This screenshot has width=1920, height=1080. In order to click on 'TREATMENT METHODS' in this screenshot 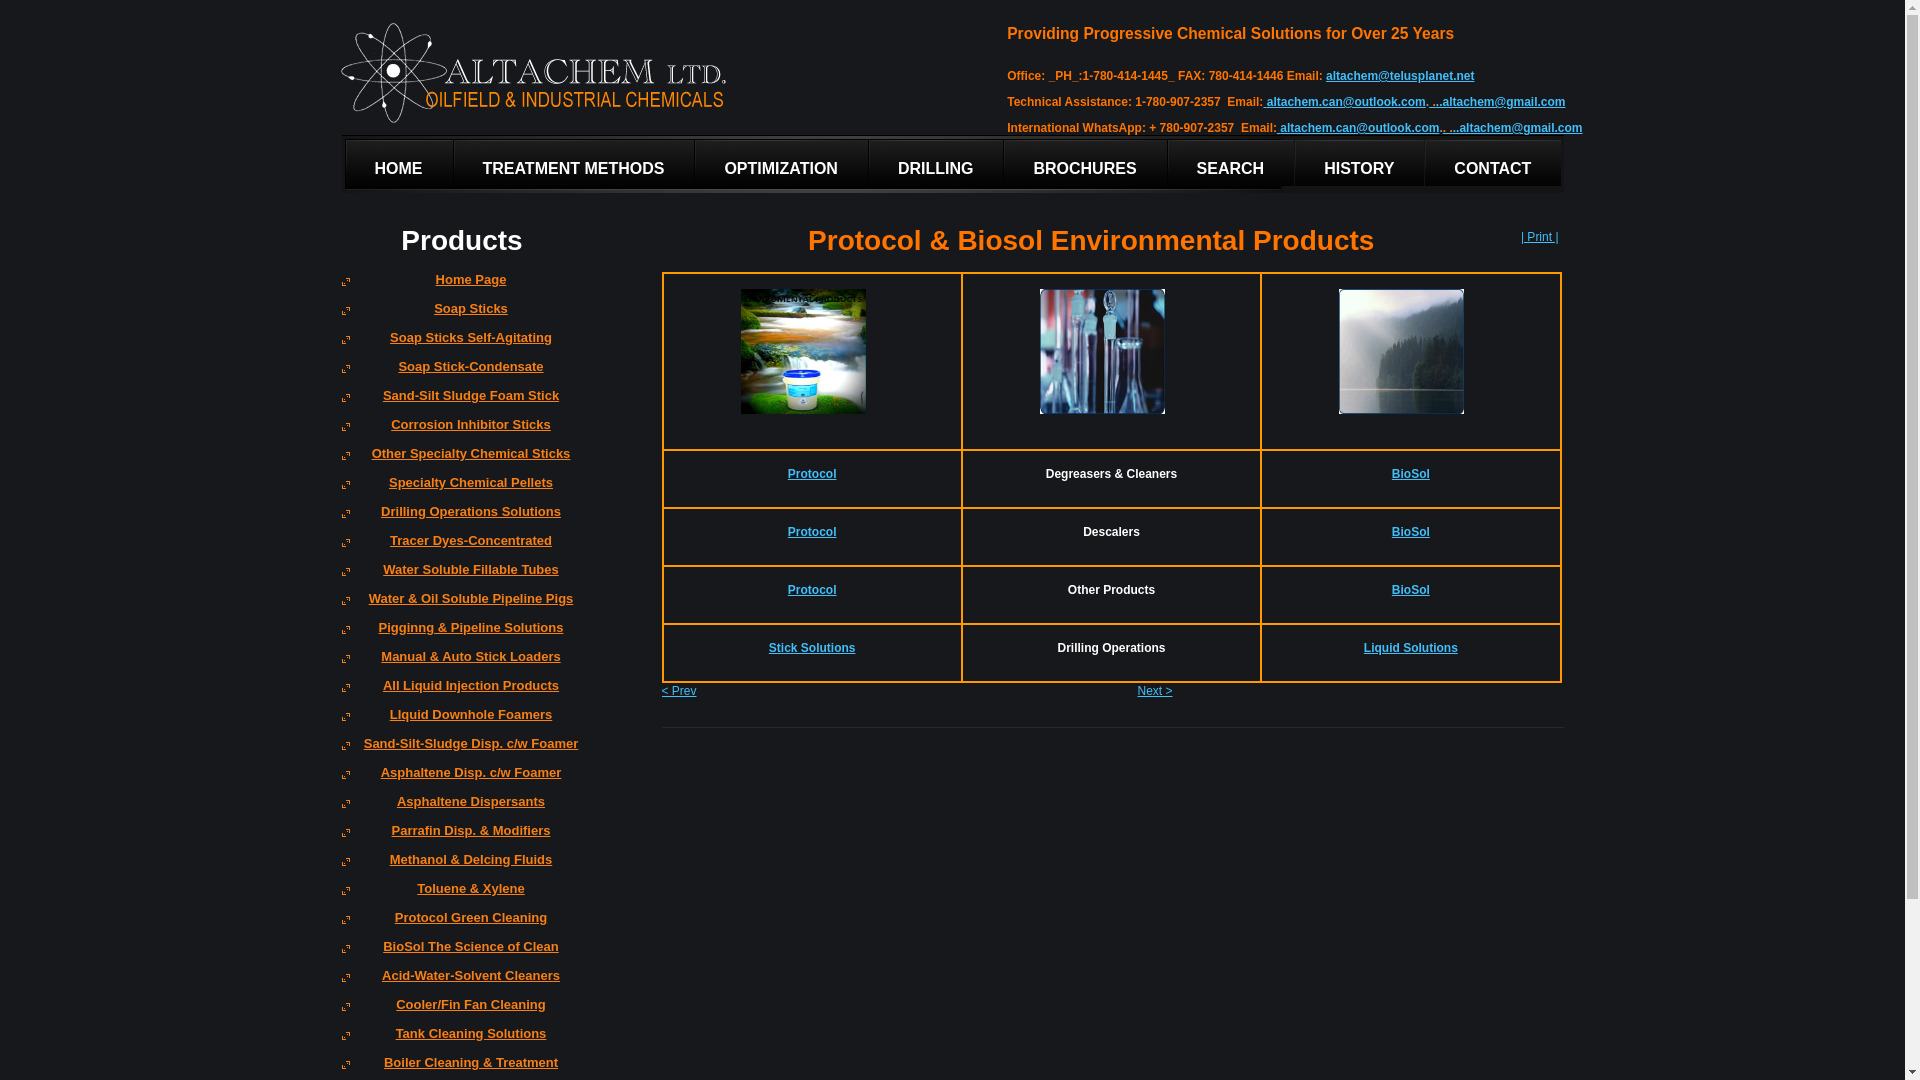, I will do `click(573, 163)`.